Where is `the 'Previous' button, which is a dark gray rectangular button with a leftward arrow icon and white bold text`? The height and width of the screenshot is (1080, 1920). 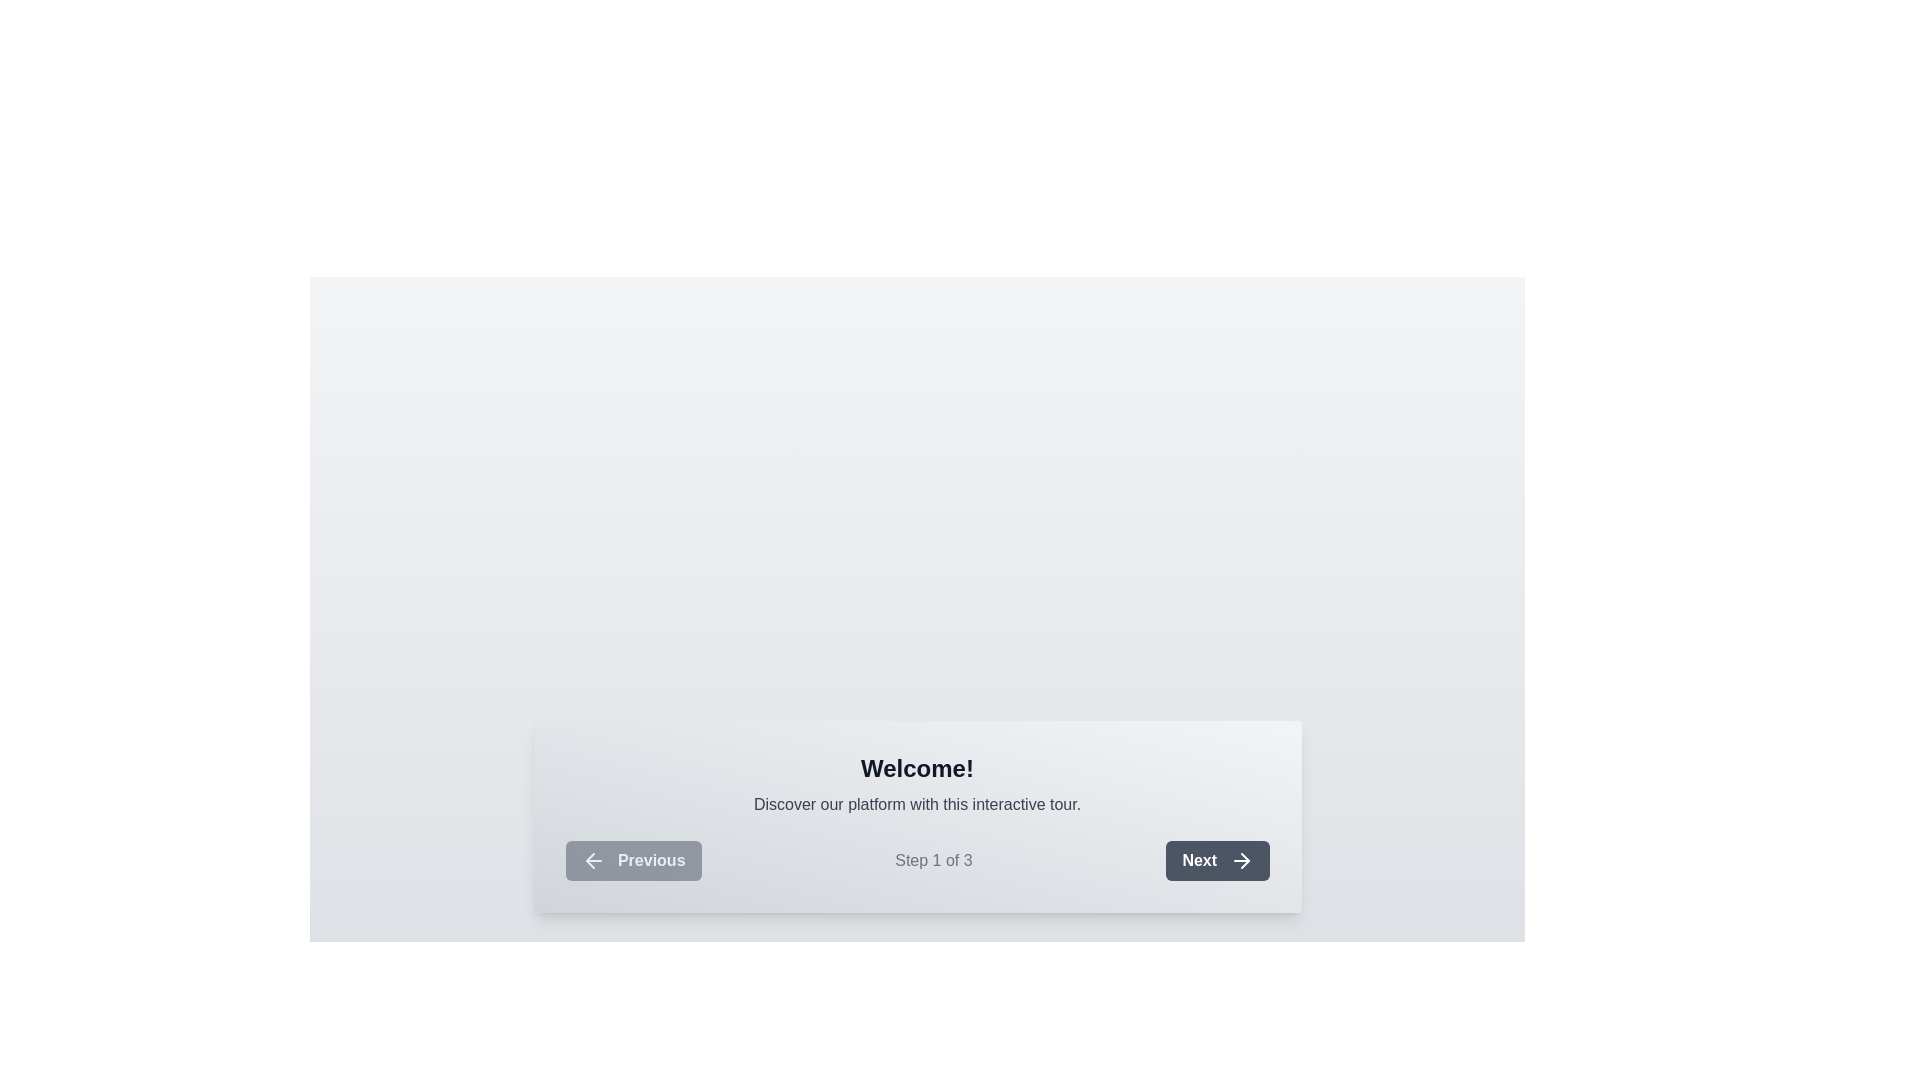
the 'Previous' button, which is a dark gray rectangular button with a leftward arrow icon and white bold text is located at coordinates (632, 859).